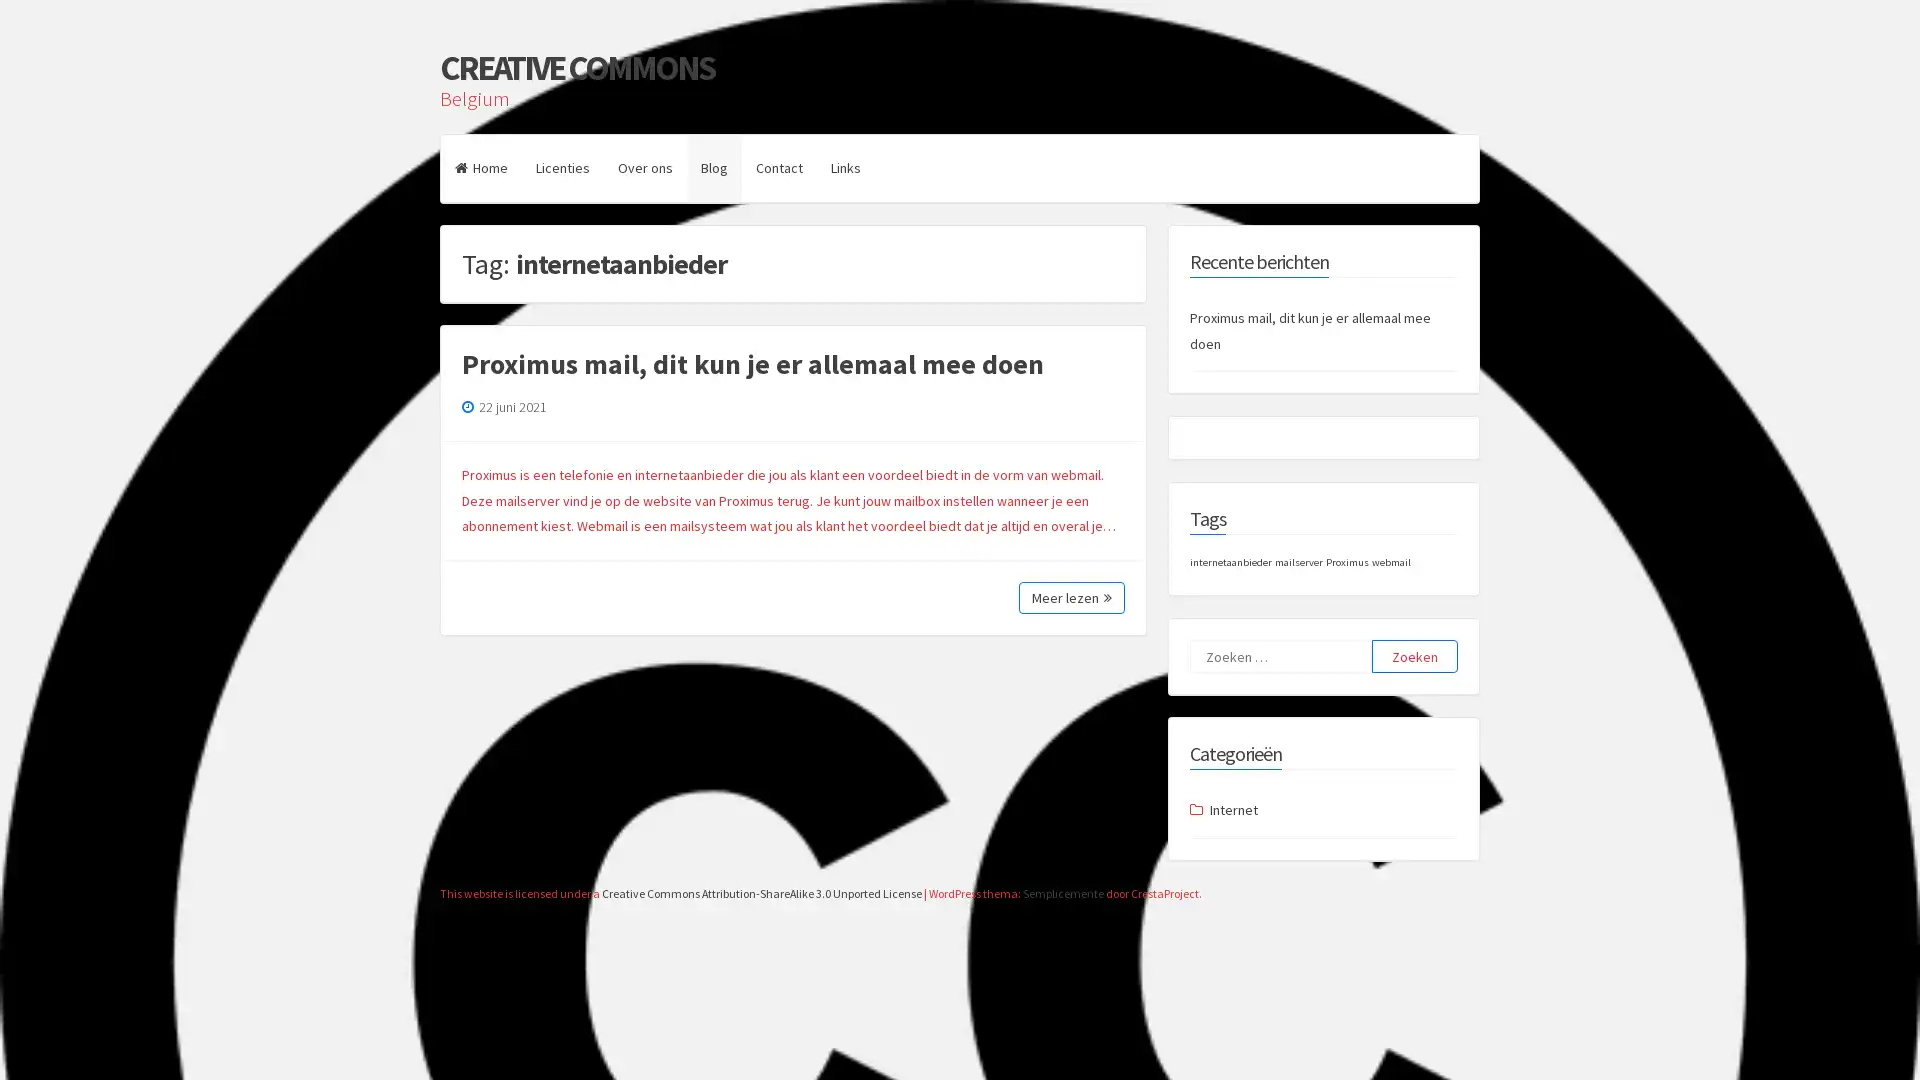 Image resolution: width=1920 pixels, height=1080 pixels. Describe the element at coordinates (1414, 656) in the screenshot. I see `Zoeken` at that location.